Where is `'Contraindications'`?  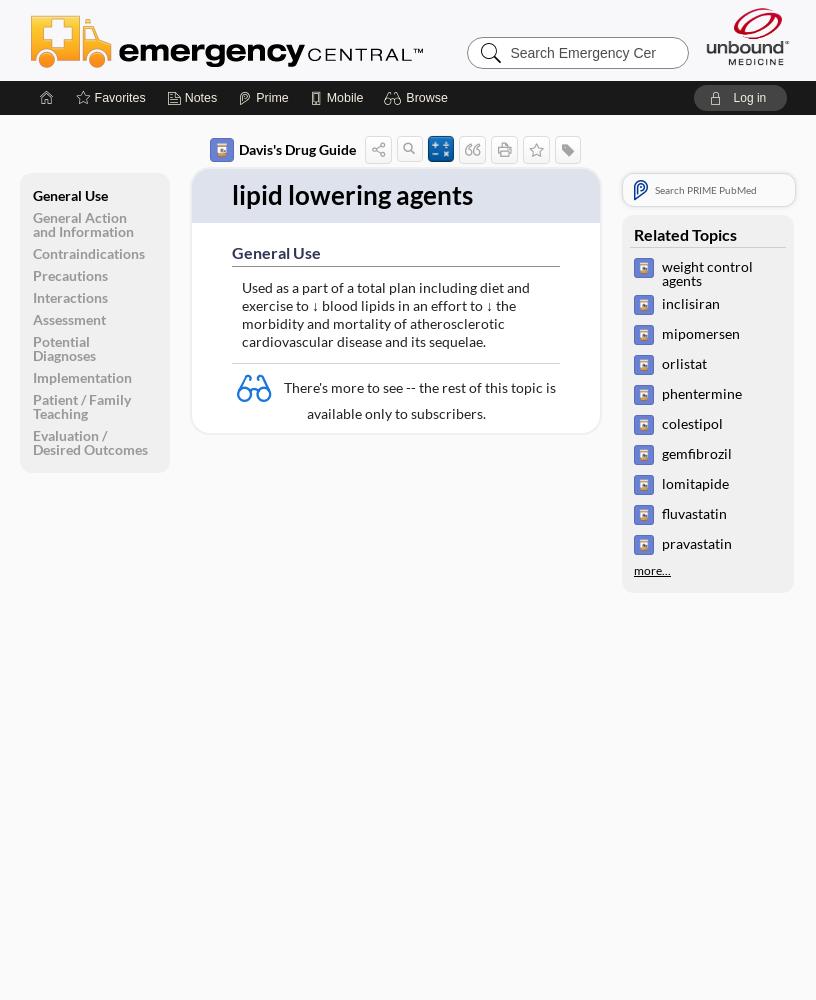 'Contraindications' is located at coordinates (88, 253).